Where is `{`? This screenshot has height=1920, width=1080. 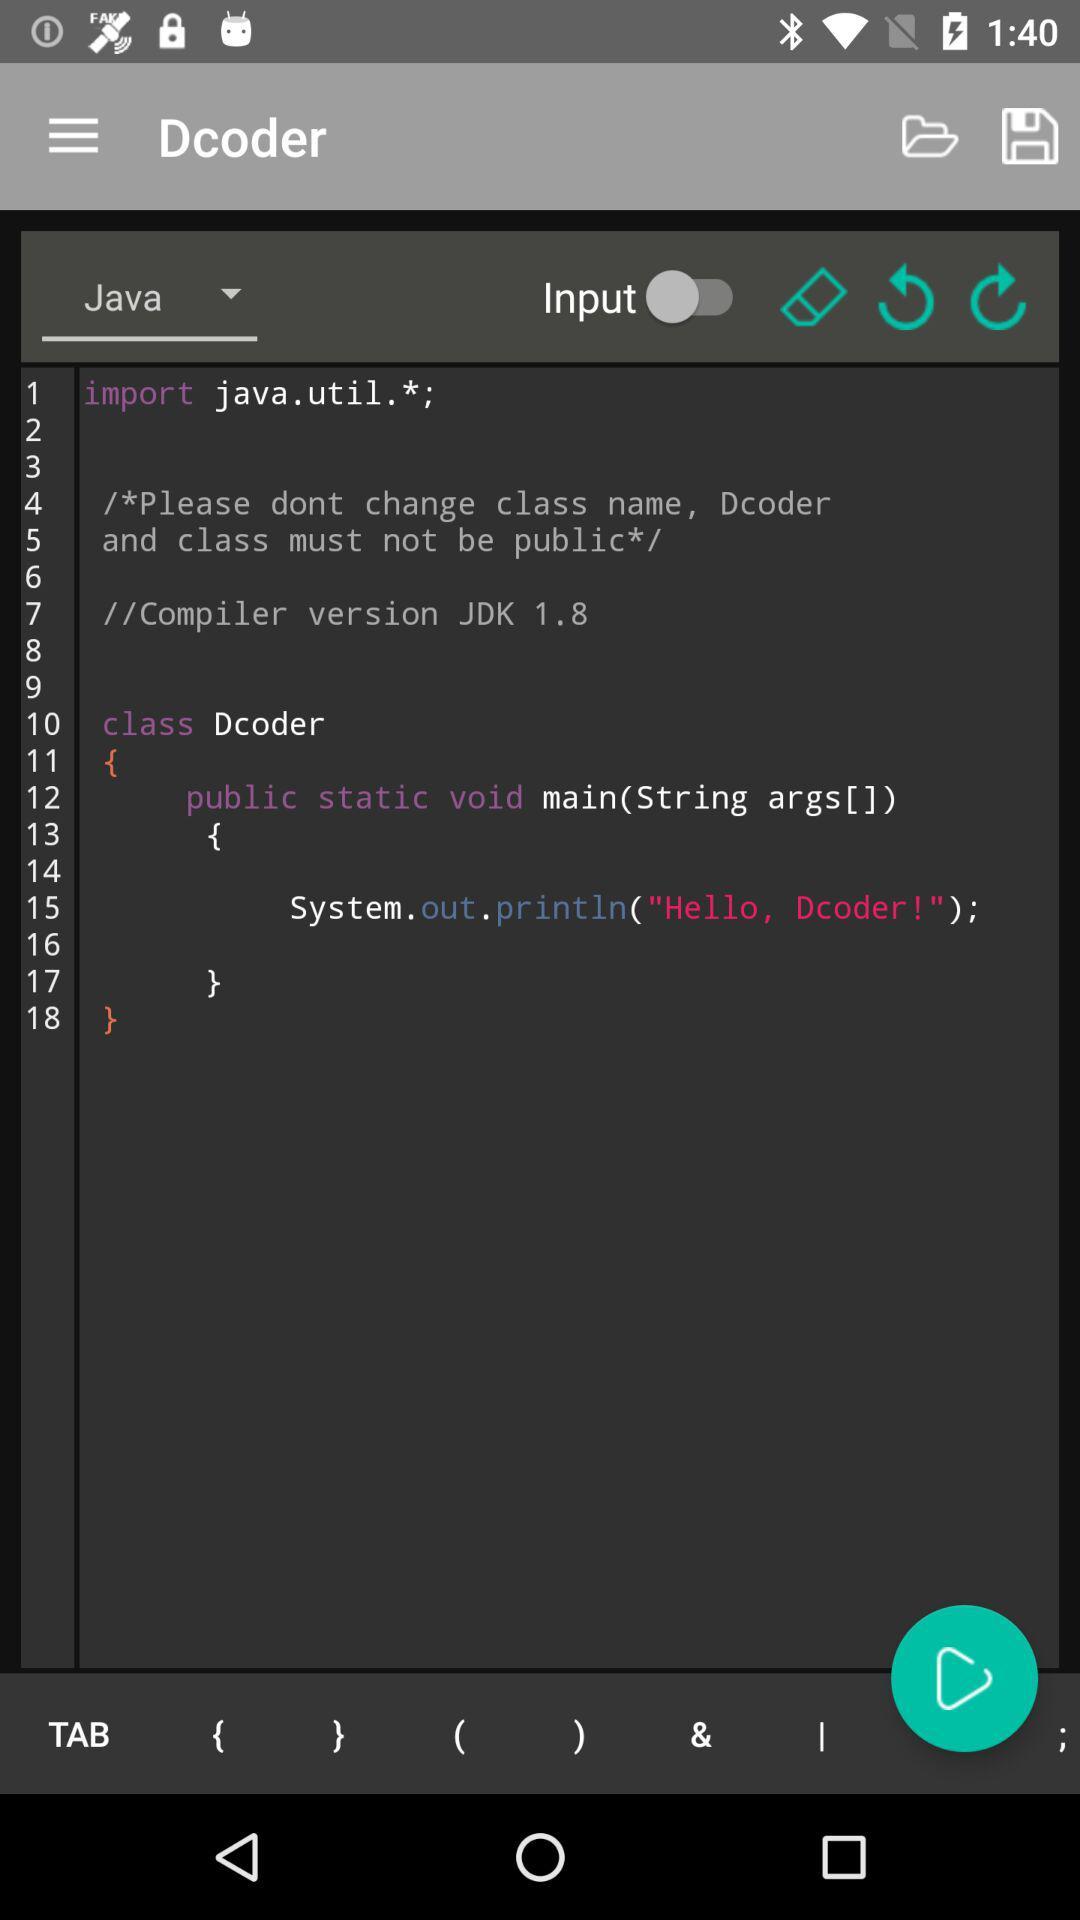
{ is located at coordinates (217, 1732).